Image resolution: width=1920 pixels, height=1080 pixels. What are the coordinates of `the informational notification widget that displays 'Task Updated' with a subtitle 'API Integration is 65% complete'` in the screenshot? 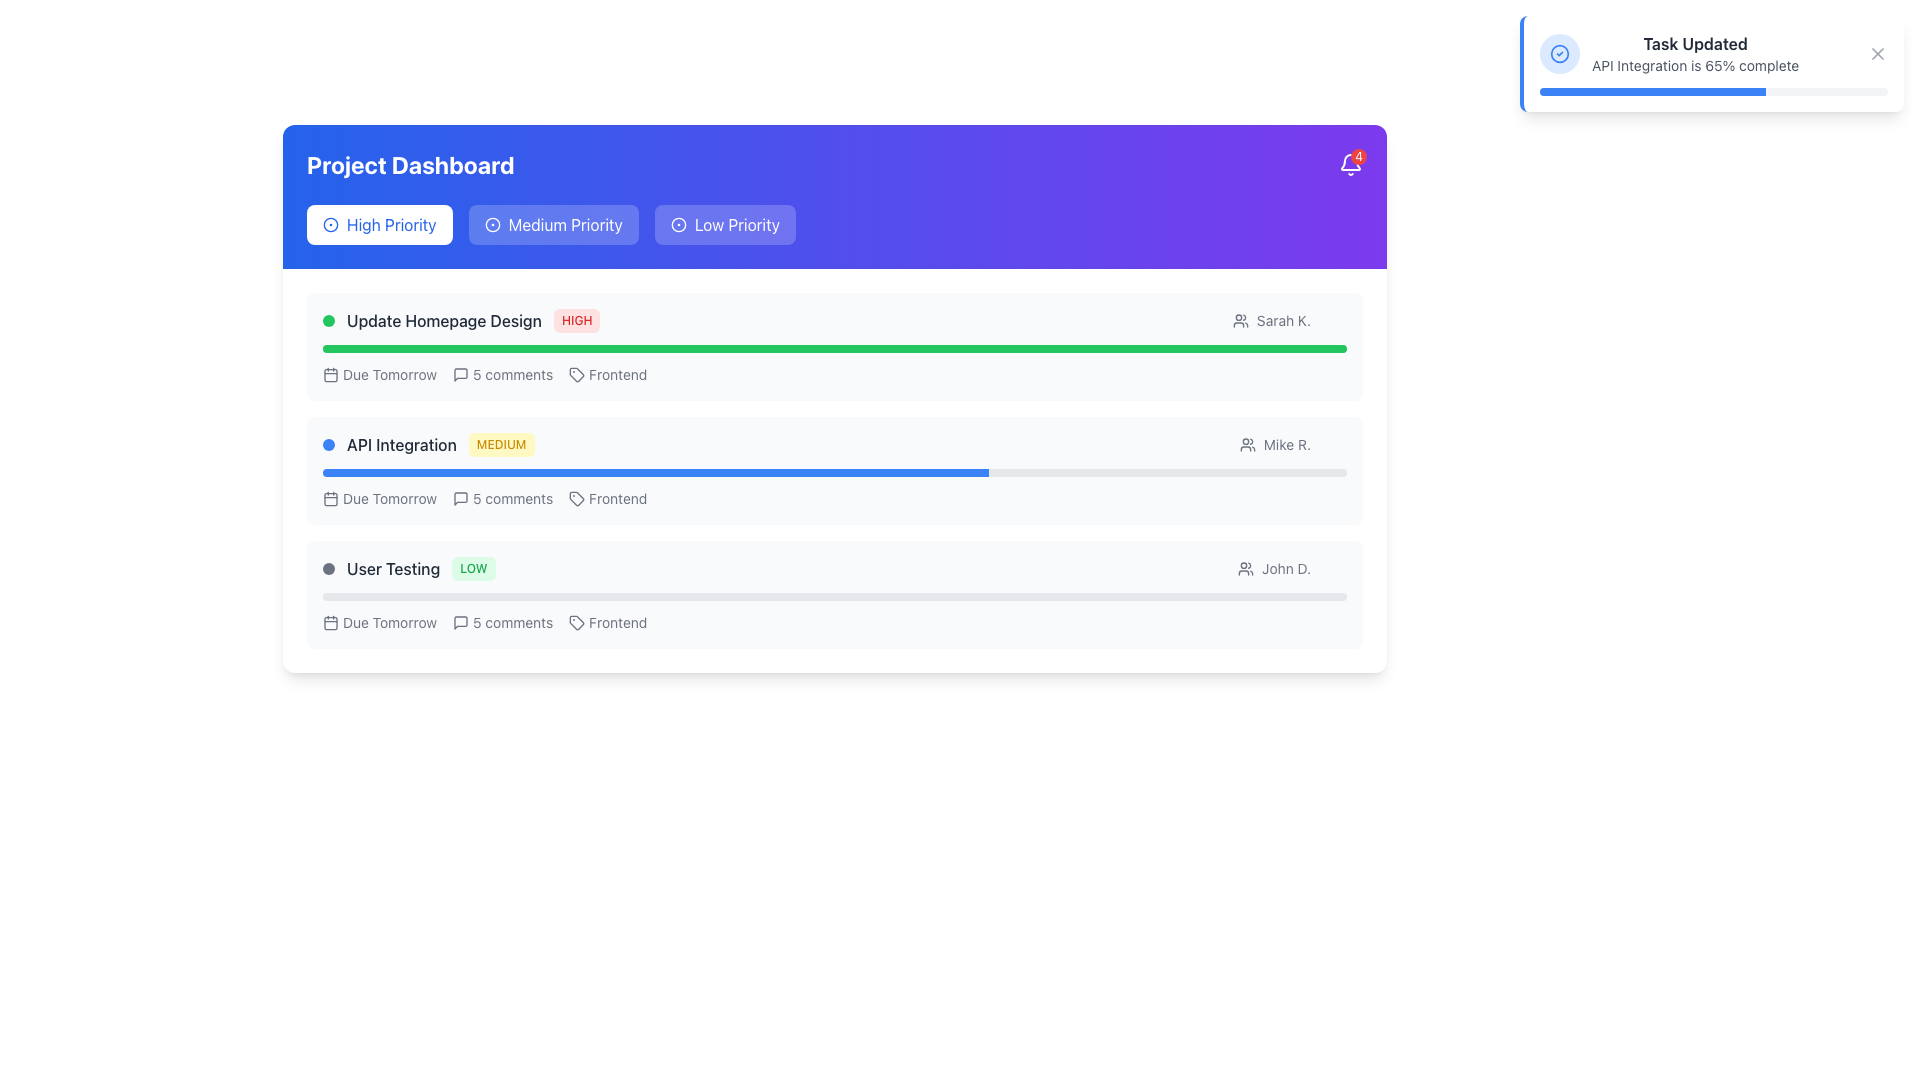 It's located at (1669, 53).